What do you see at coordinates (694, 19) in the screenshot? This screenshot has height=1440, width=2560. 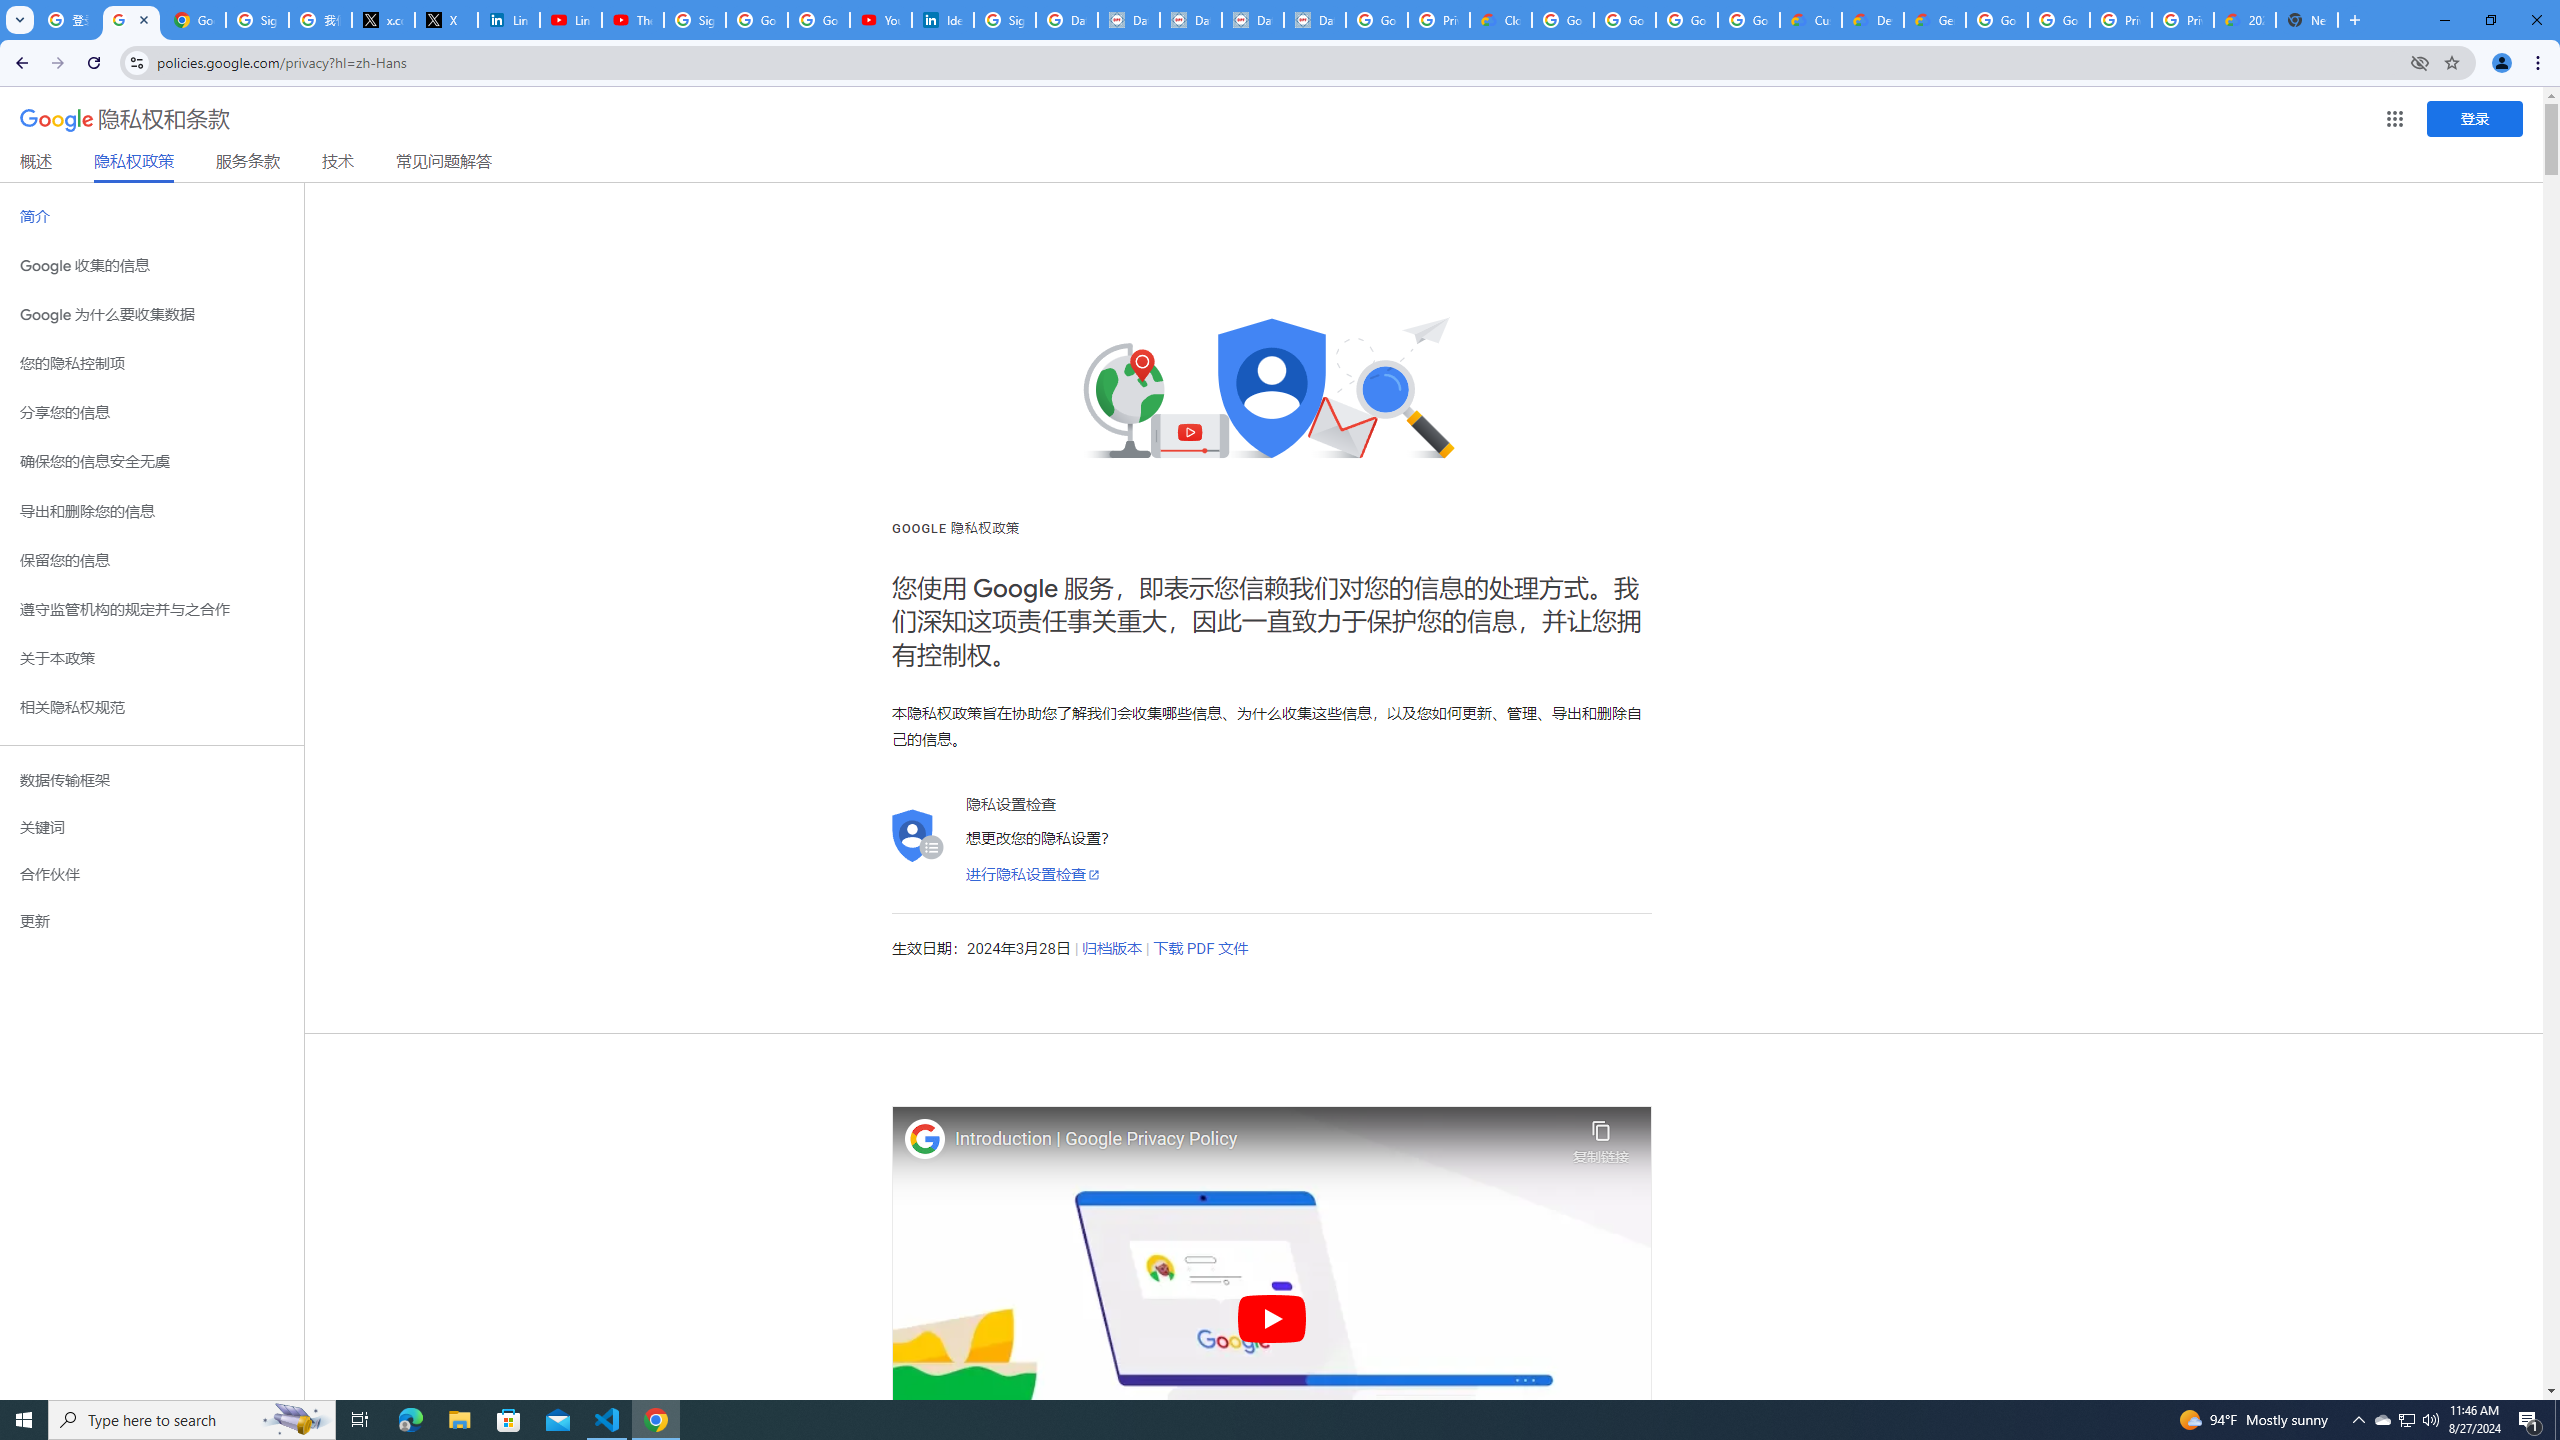 I see `'Sign in - Google Accounts'` at bounding box center [694, 19].